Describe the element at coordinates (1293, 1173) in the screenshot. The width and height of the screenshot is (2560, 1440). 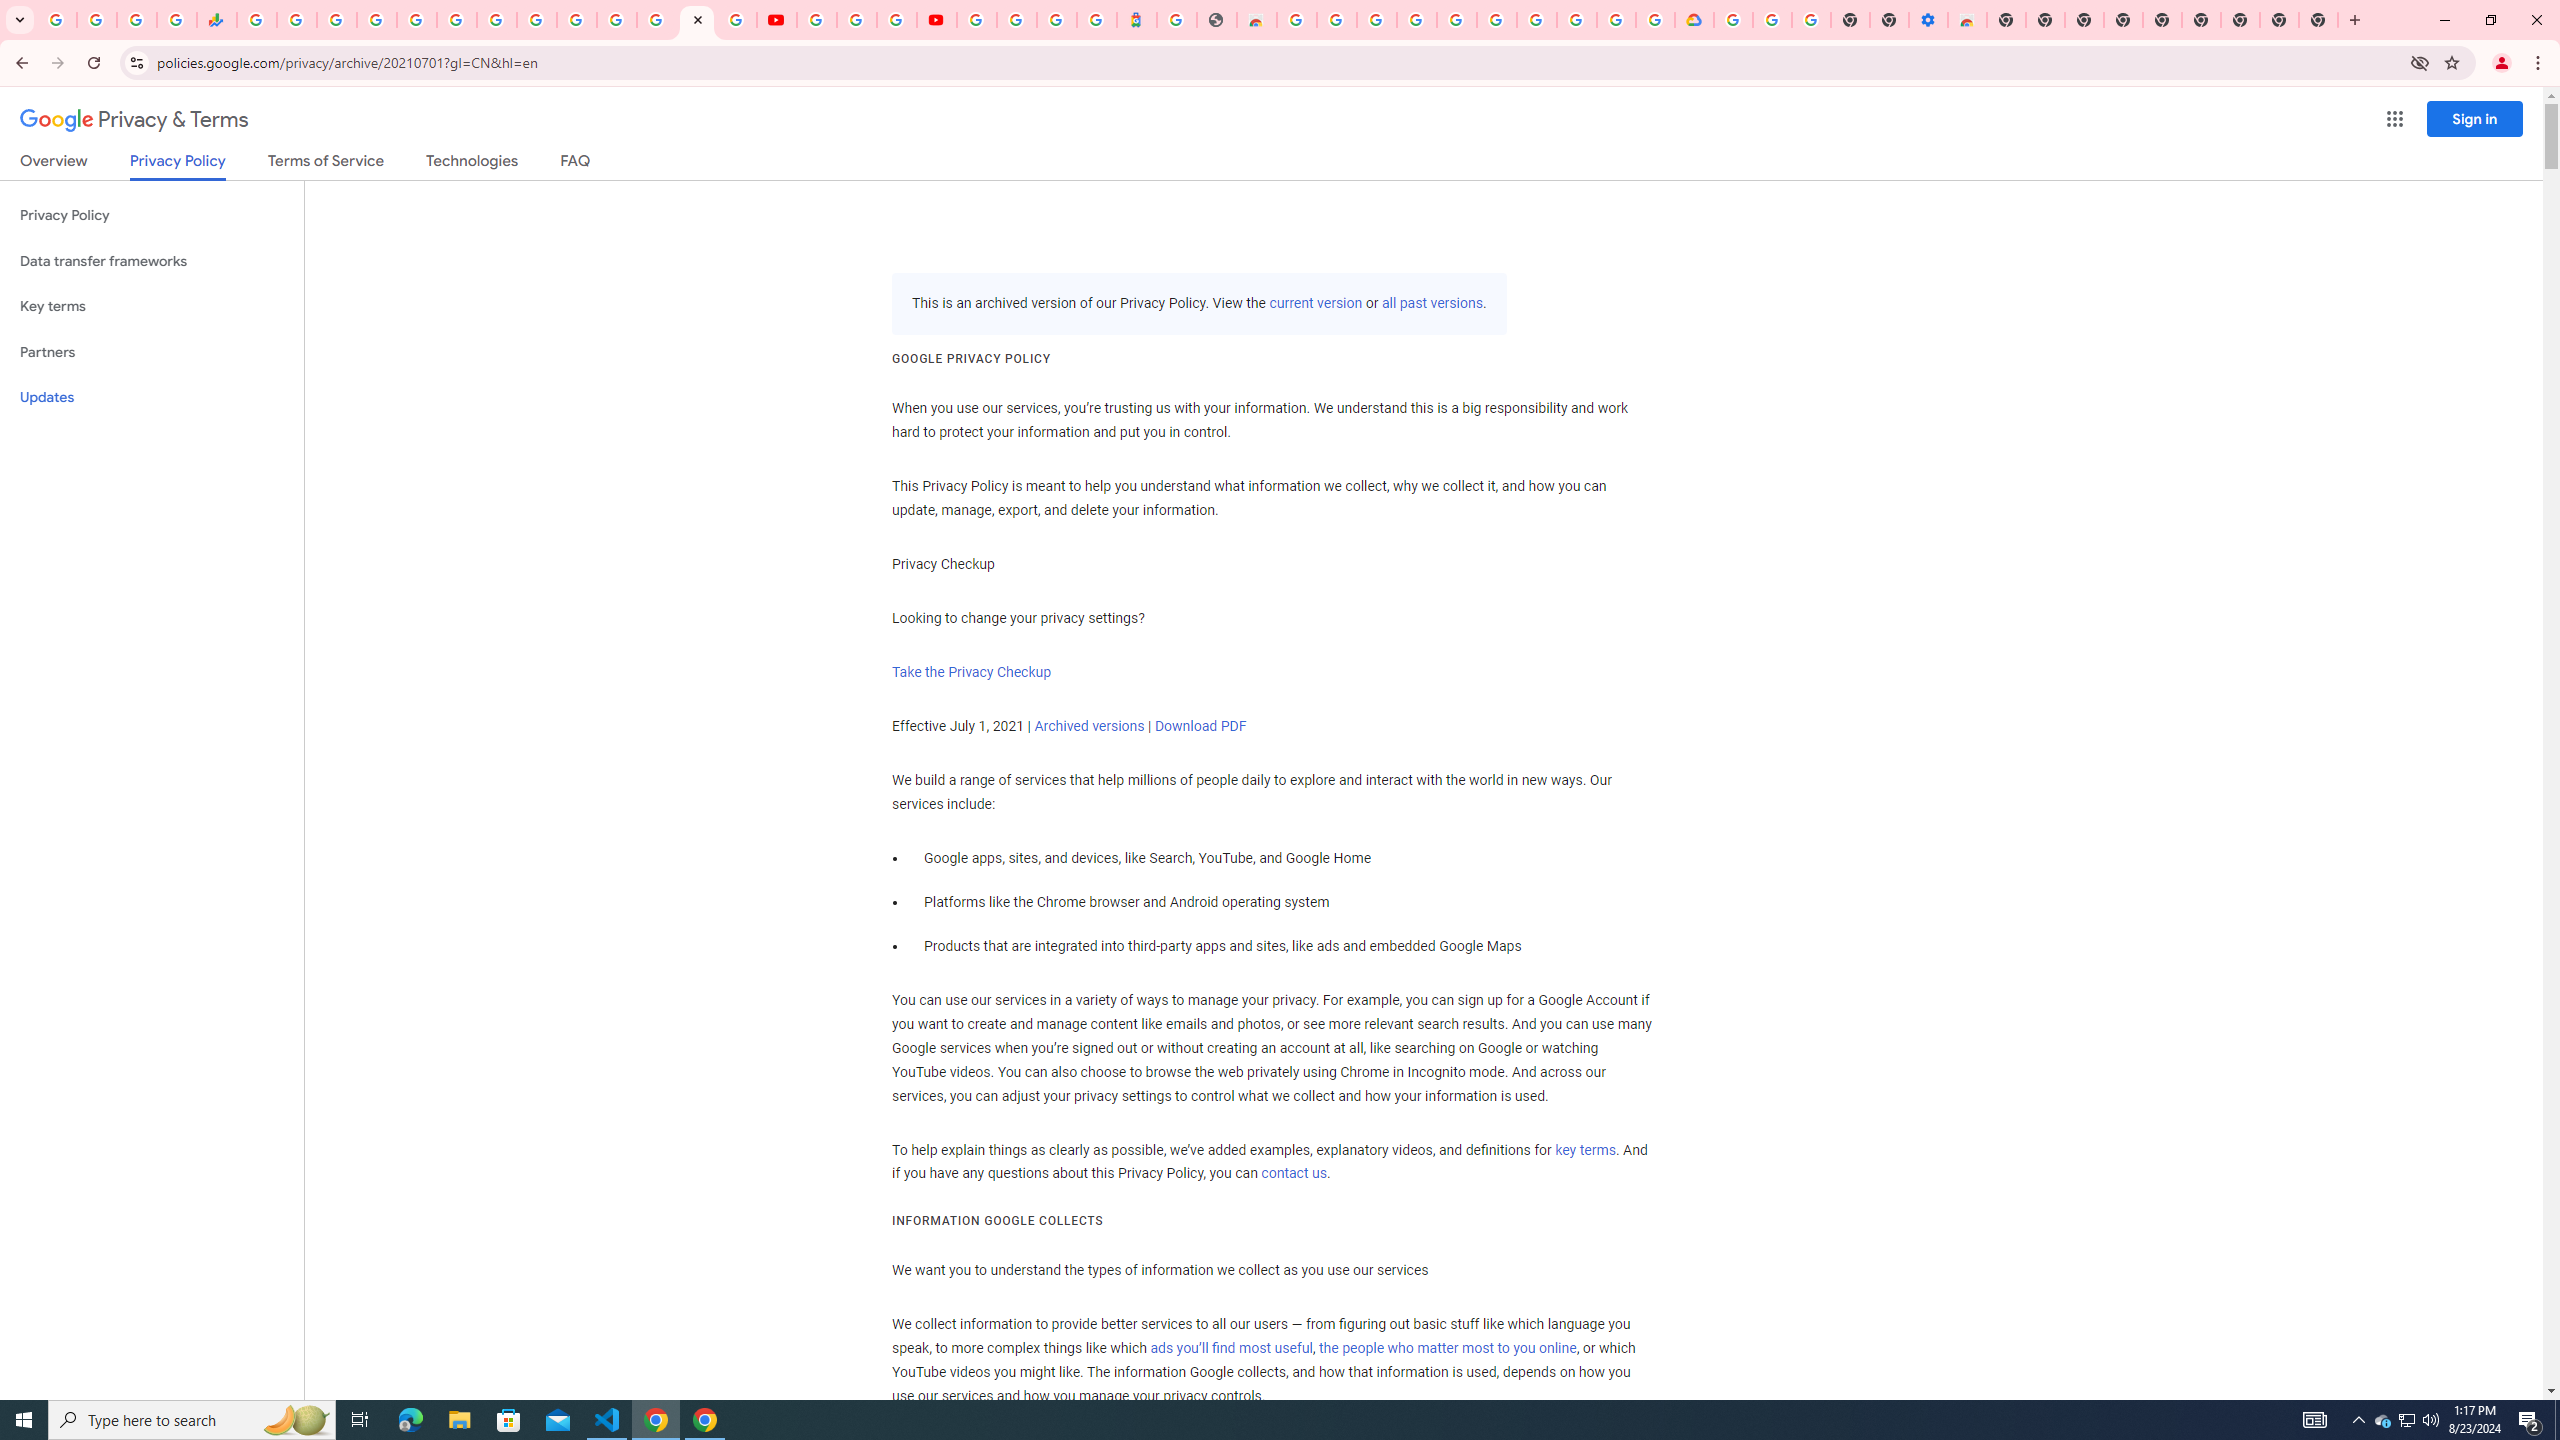
I see `'contact us'` at that location.